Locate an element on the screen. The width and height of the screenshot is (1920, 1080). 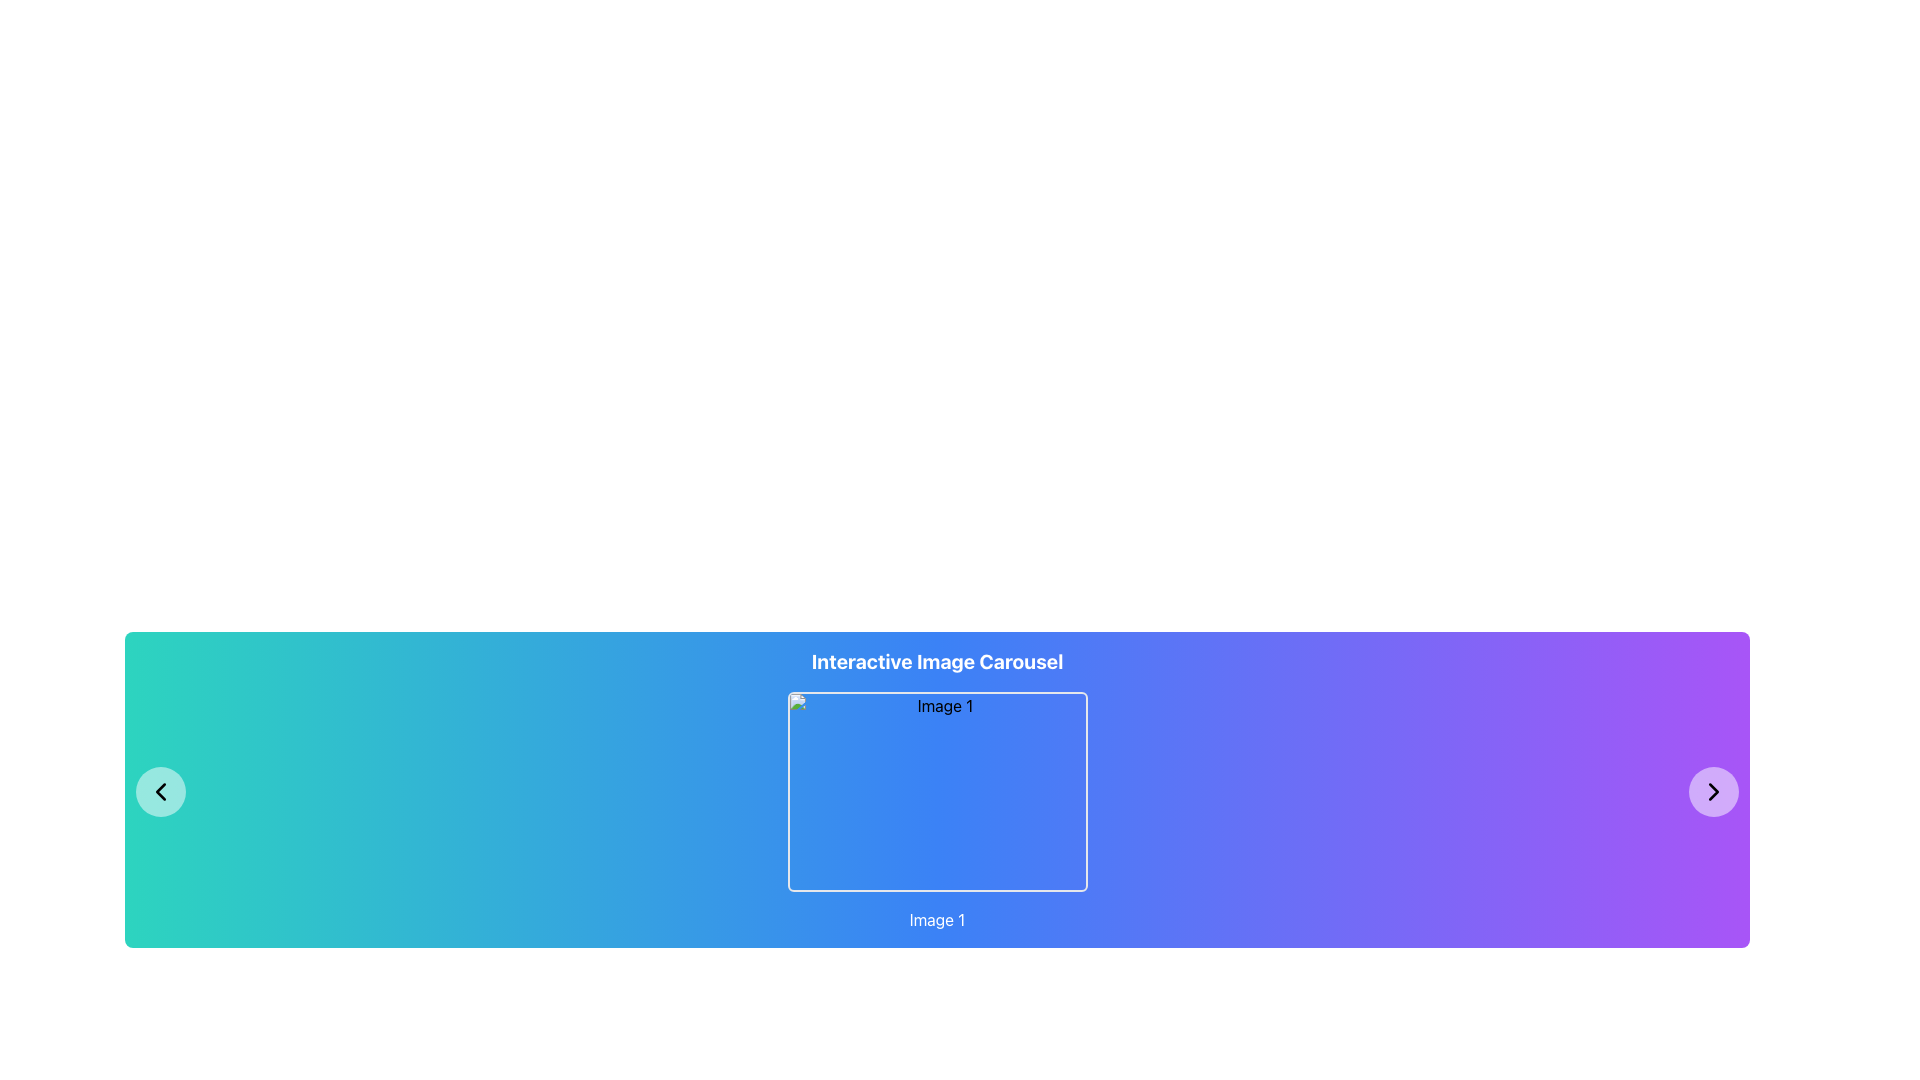
the left navigation button of the image carousel is located at coordinates (161, 790).